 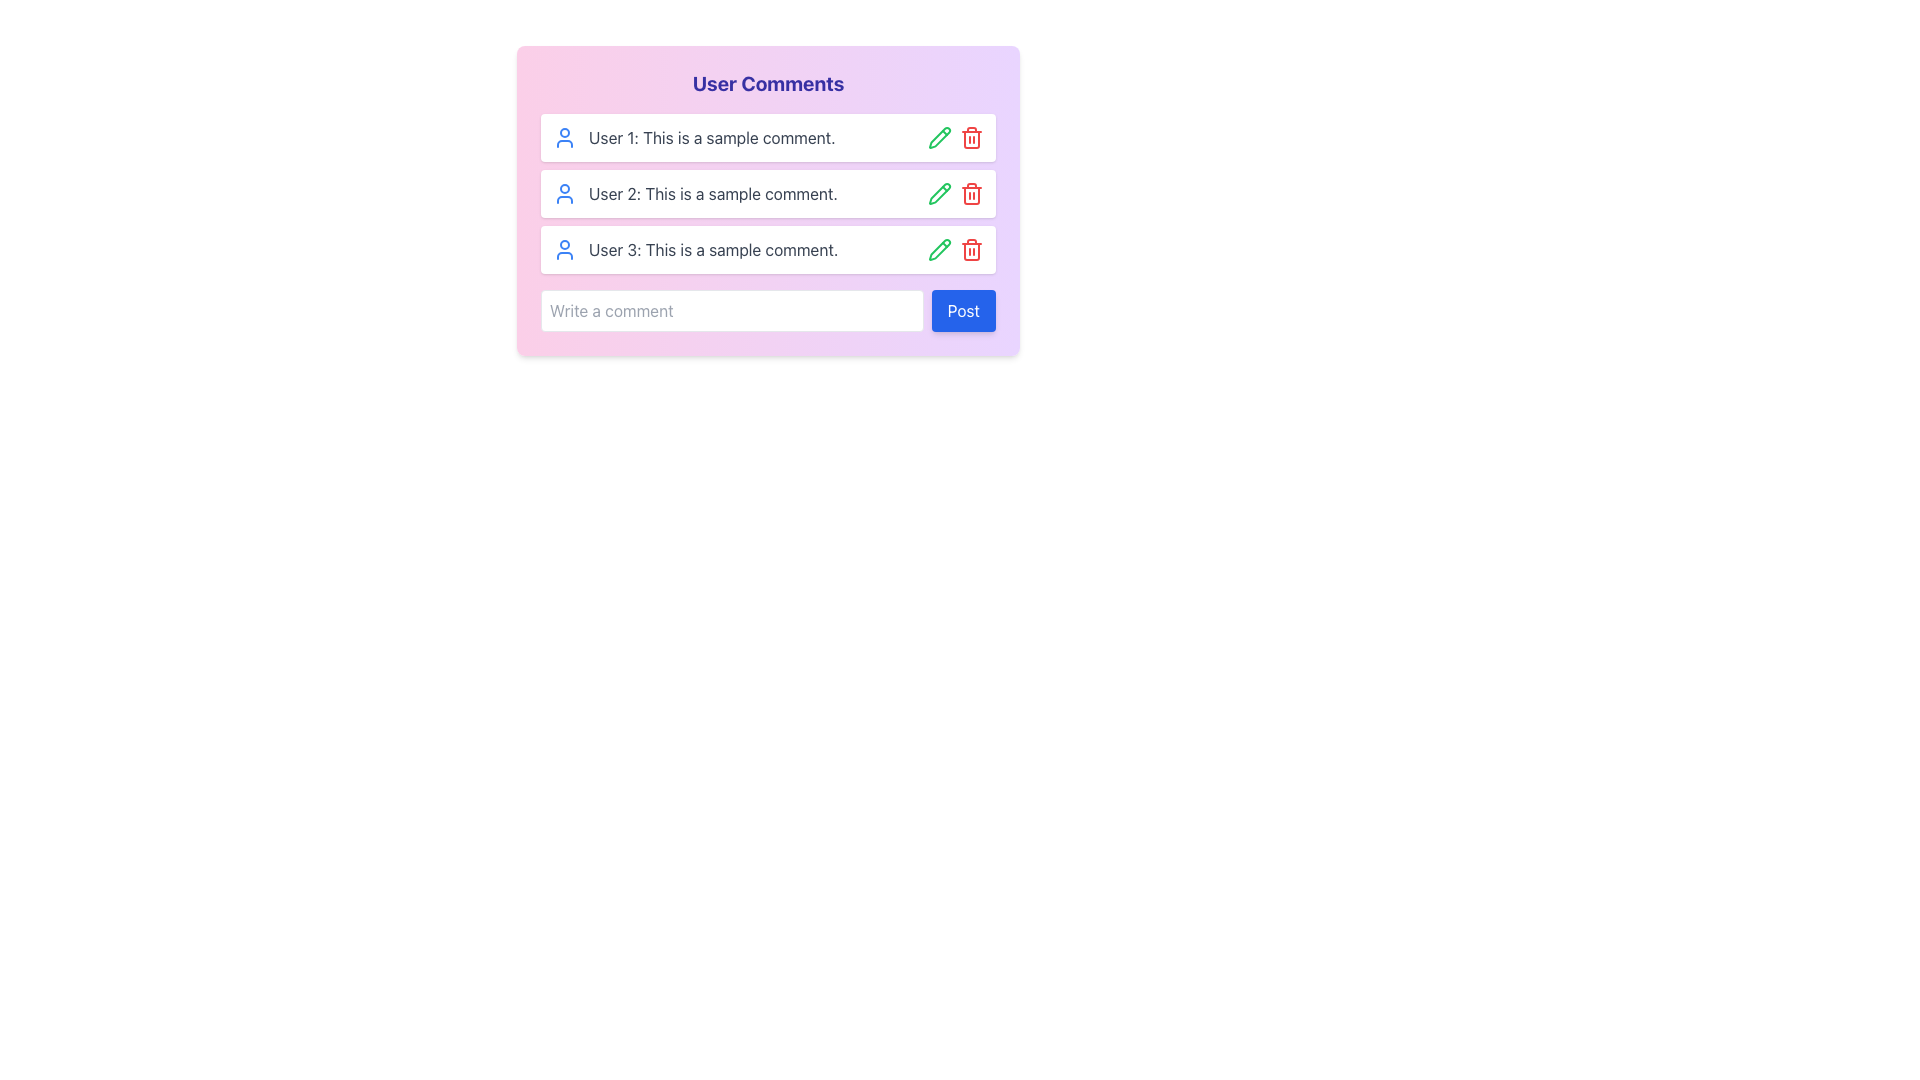 I want to click on the user avatar icon, which is the second user icon next to the comment 'User 2: This is a sample comment.', so click(x=564, y=193).